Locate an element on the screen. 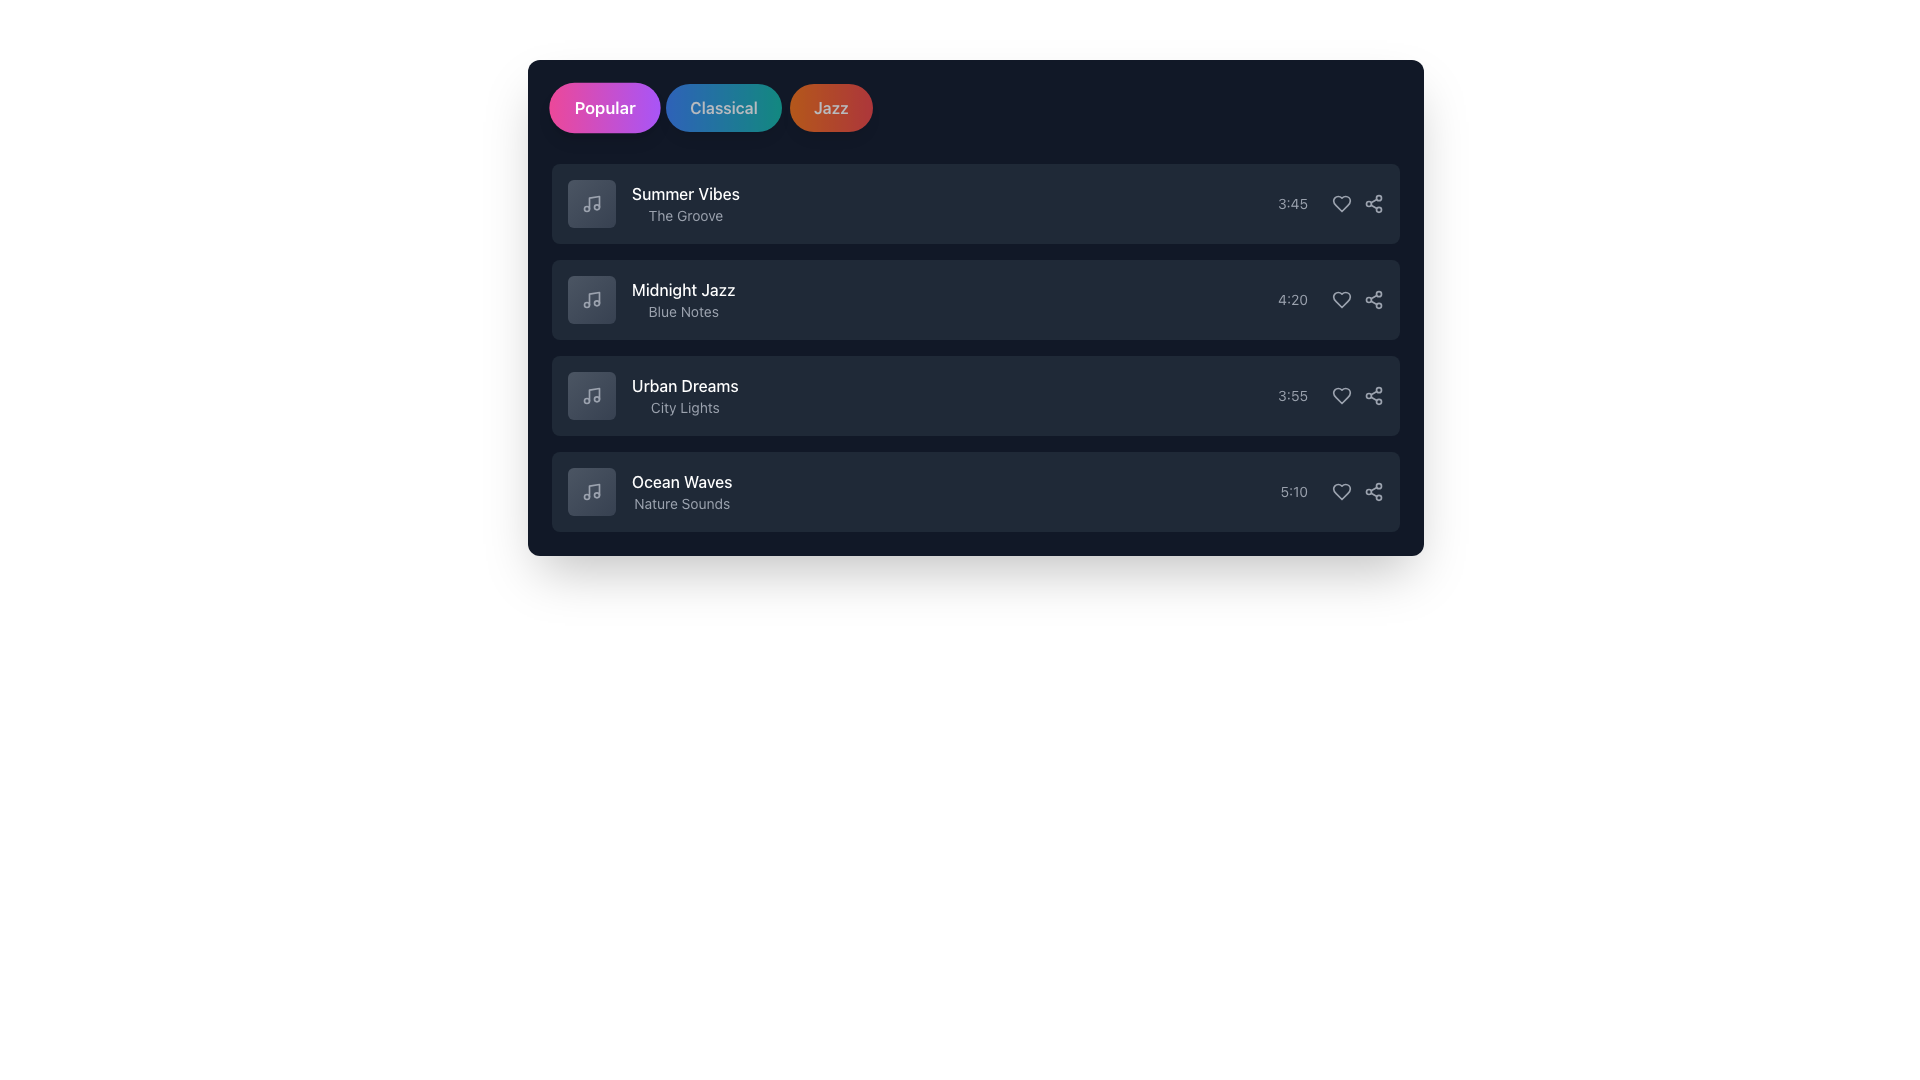 This screenshot has height=1080, width=1920. the music icon for the 'Urban Dreams' song entry, which is located is located at coordinates (590, 396).